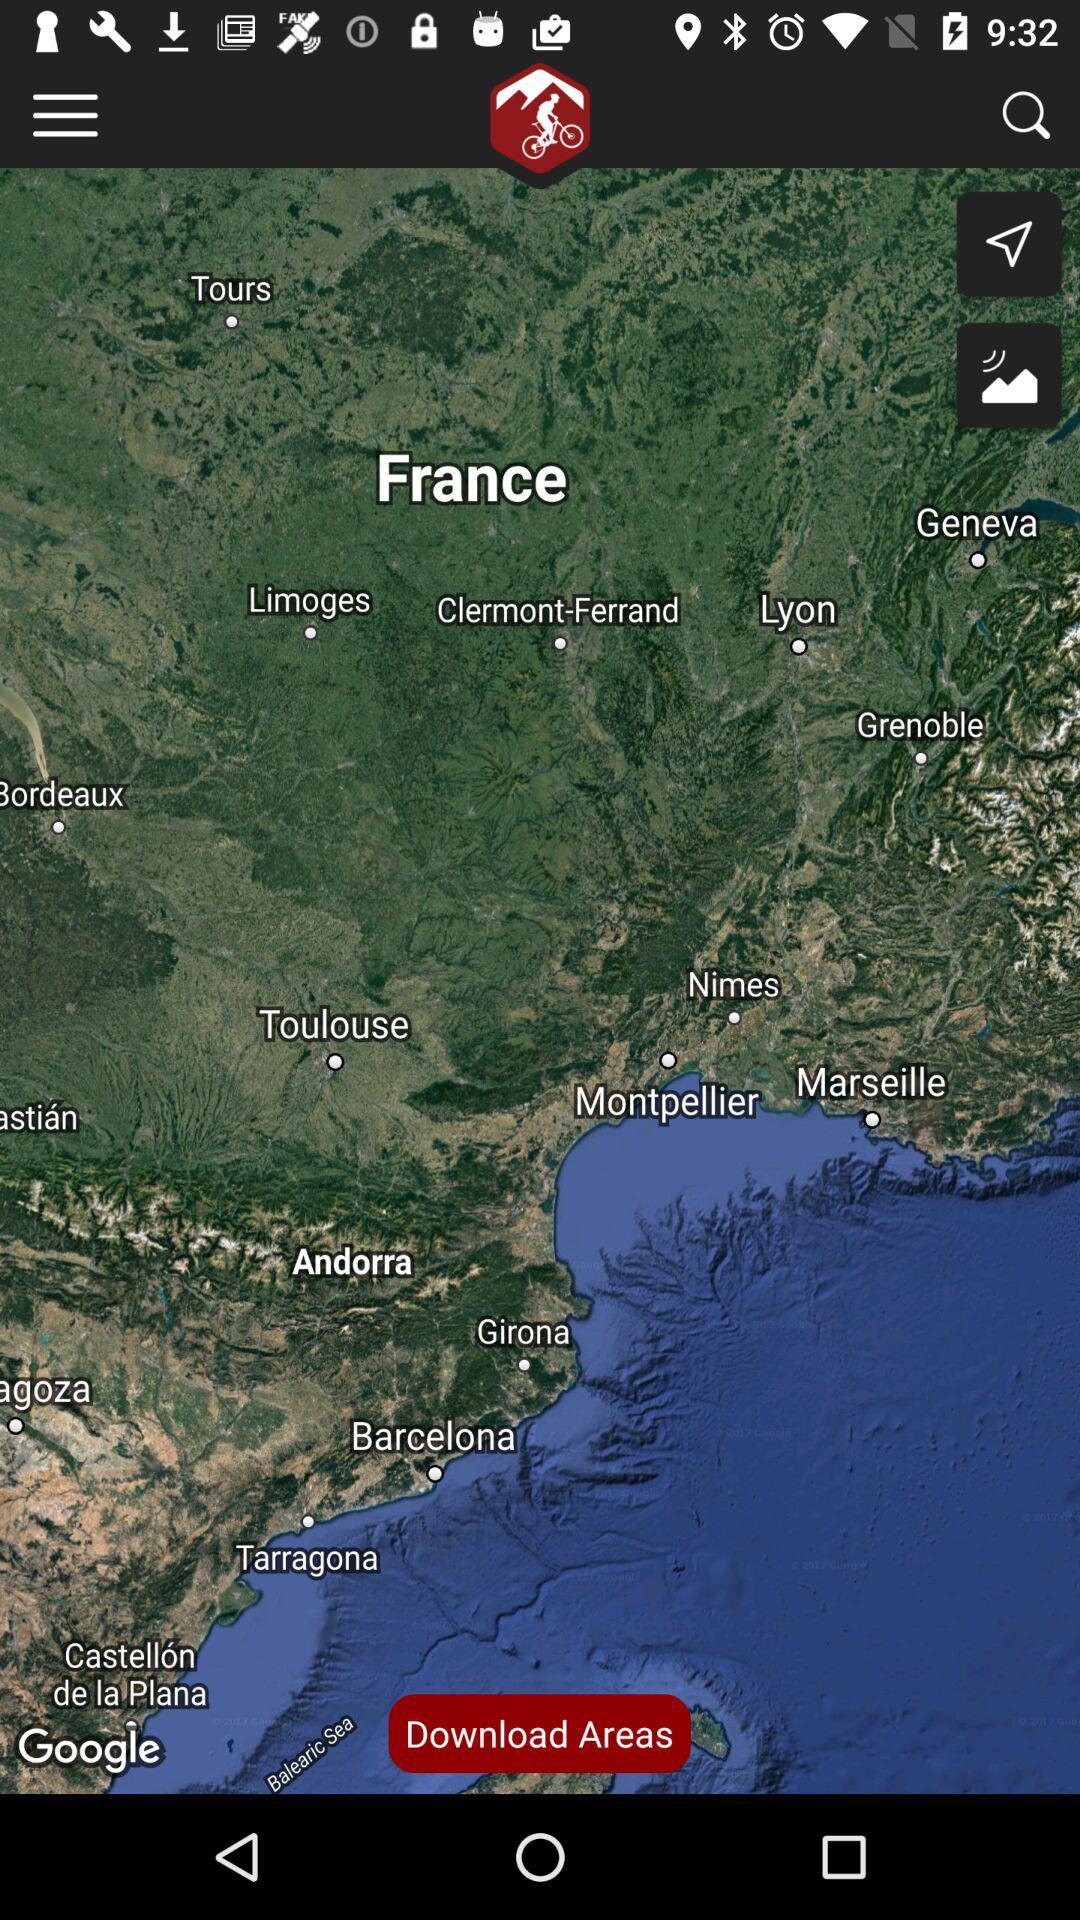  What do you see at coordinates (64, 114) in the screenshot?
I see `the menu` at bounding box center [64, 114].